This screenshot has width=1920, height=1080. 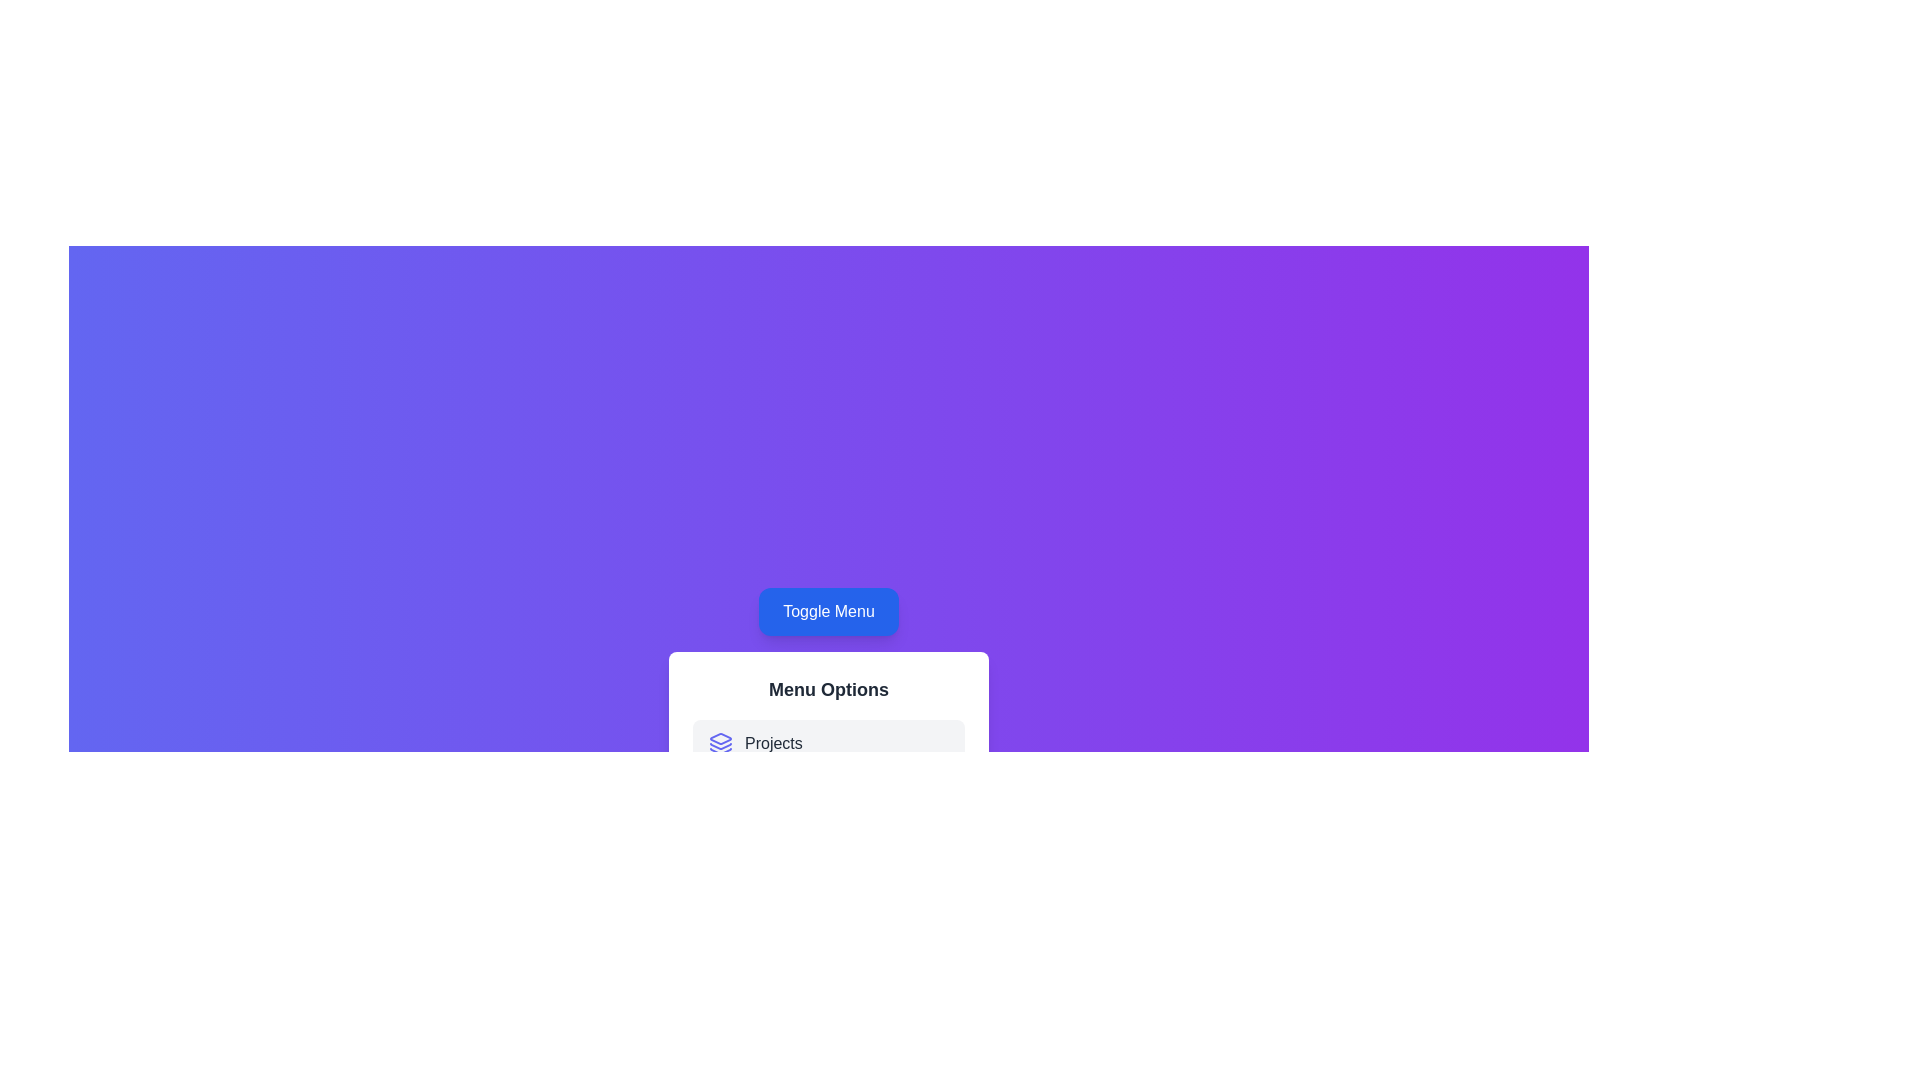 I want to click on the menu item labeled Projects, so click(x=829, y=744).